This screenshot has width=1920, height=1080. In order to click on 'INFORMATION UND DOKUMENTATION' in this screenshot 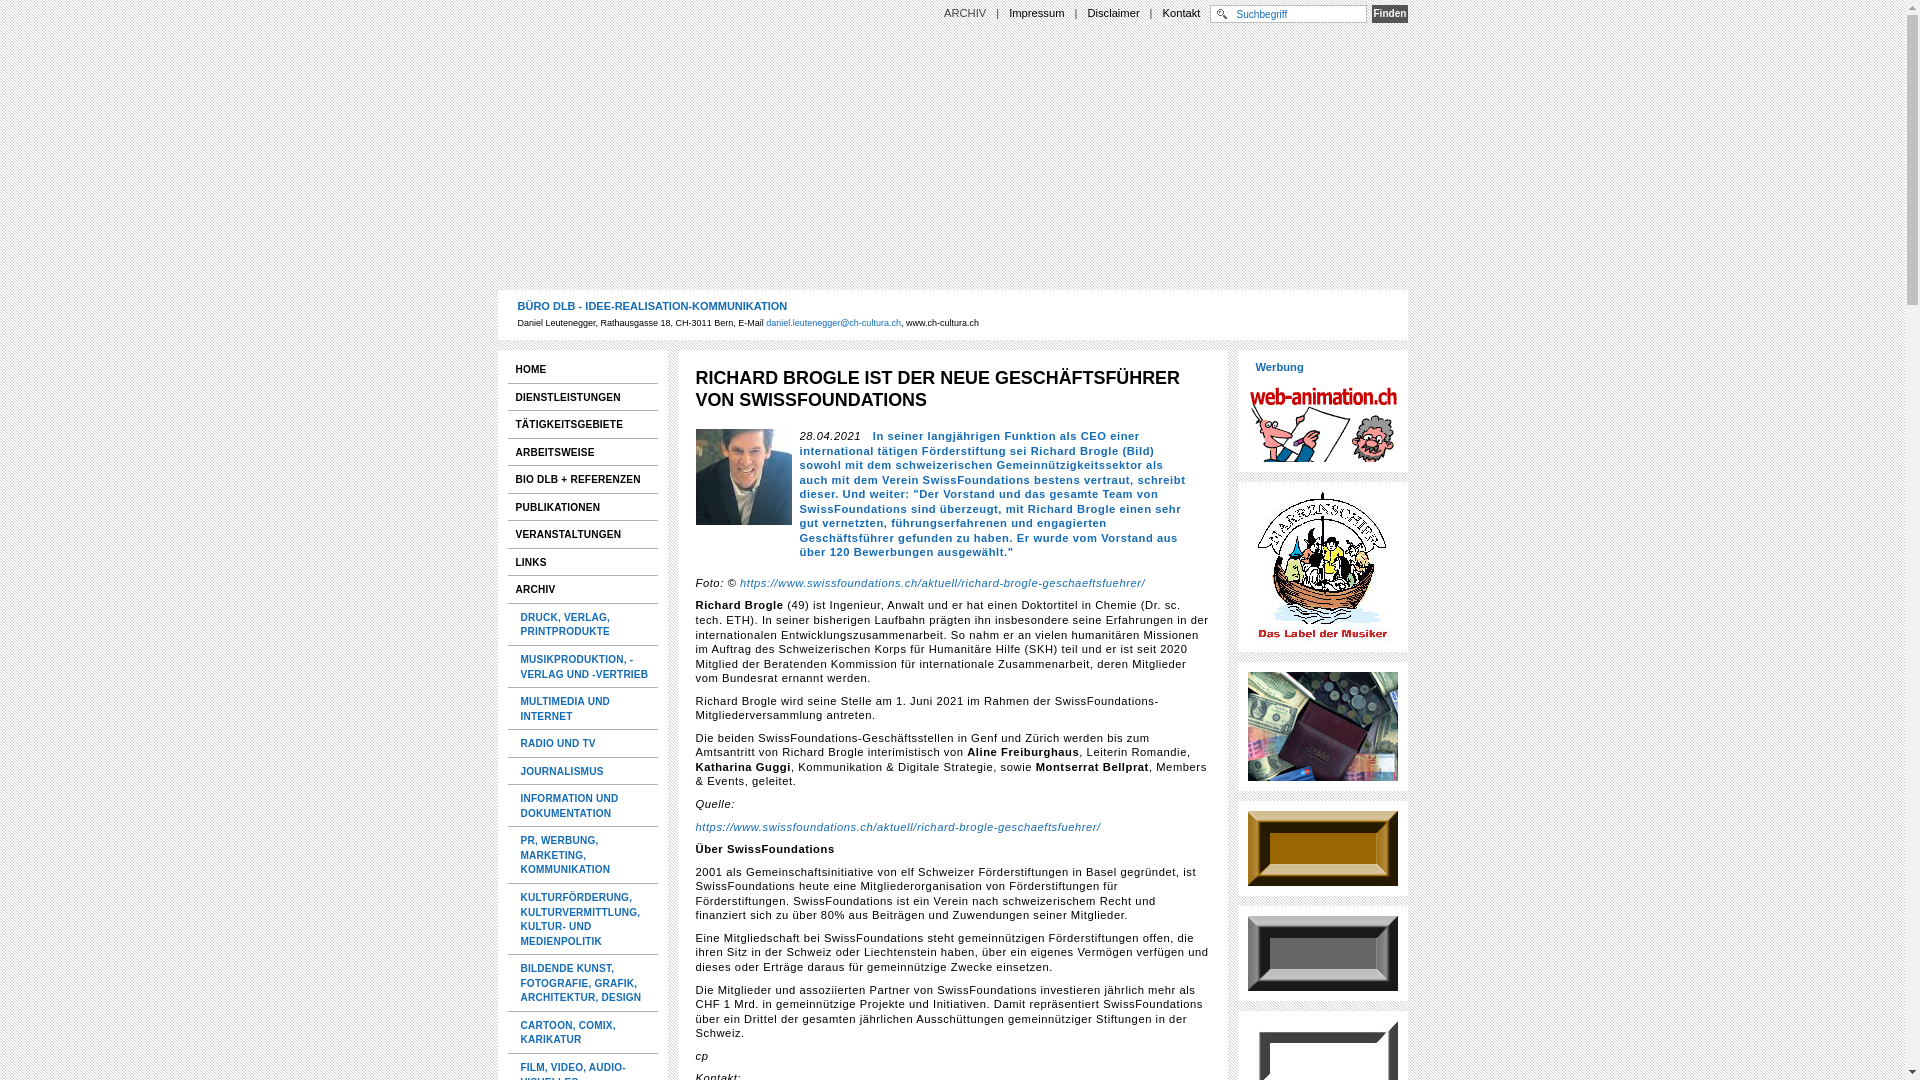, I will do `click(583, 804)`.